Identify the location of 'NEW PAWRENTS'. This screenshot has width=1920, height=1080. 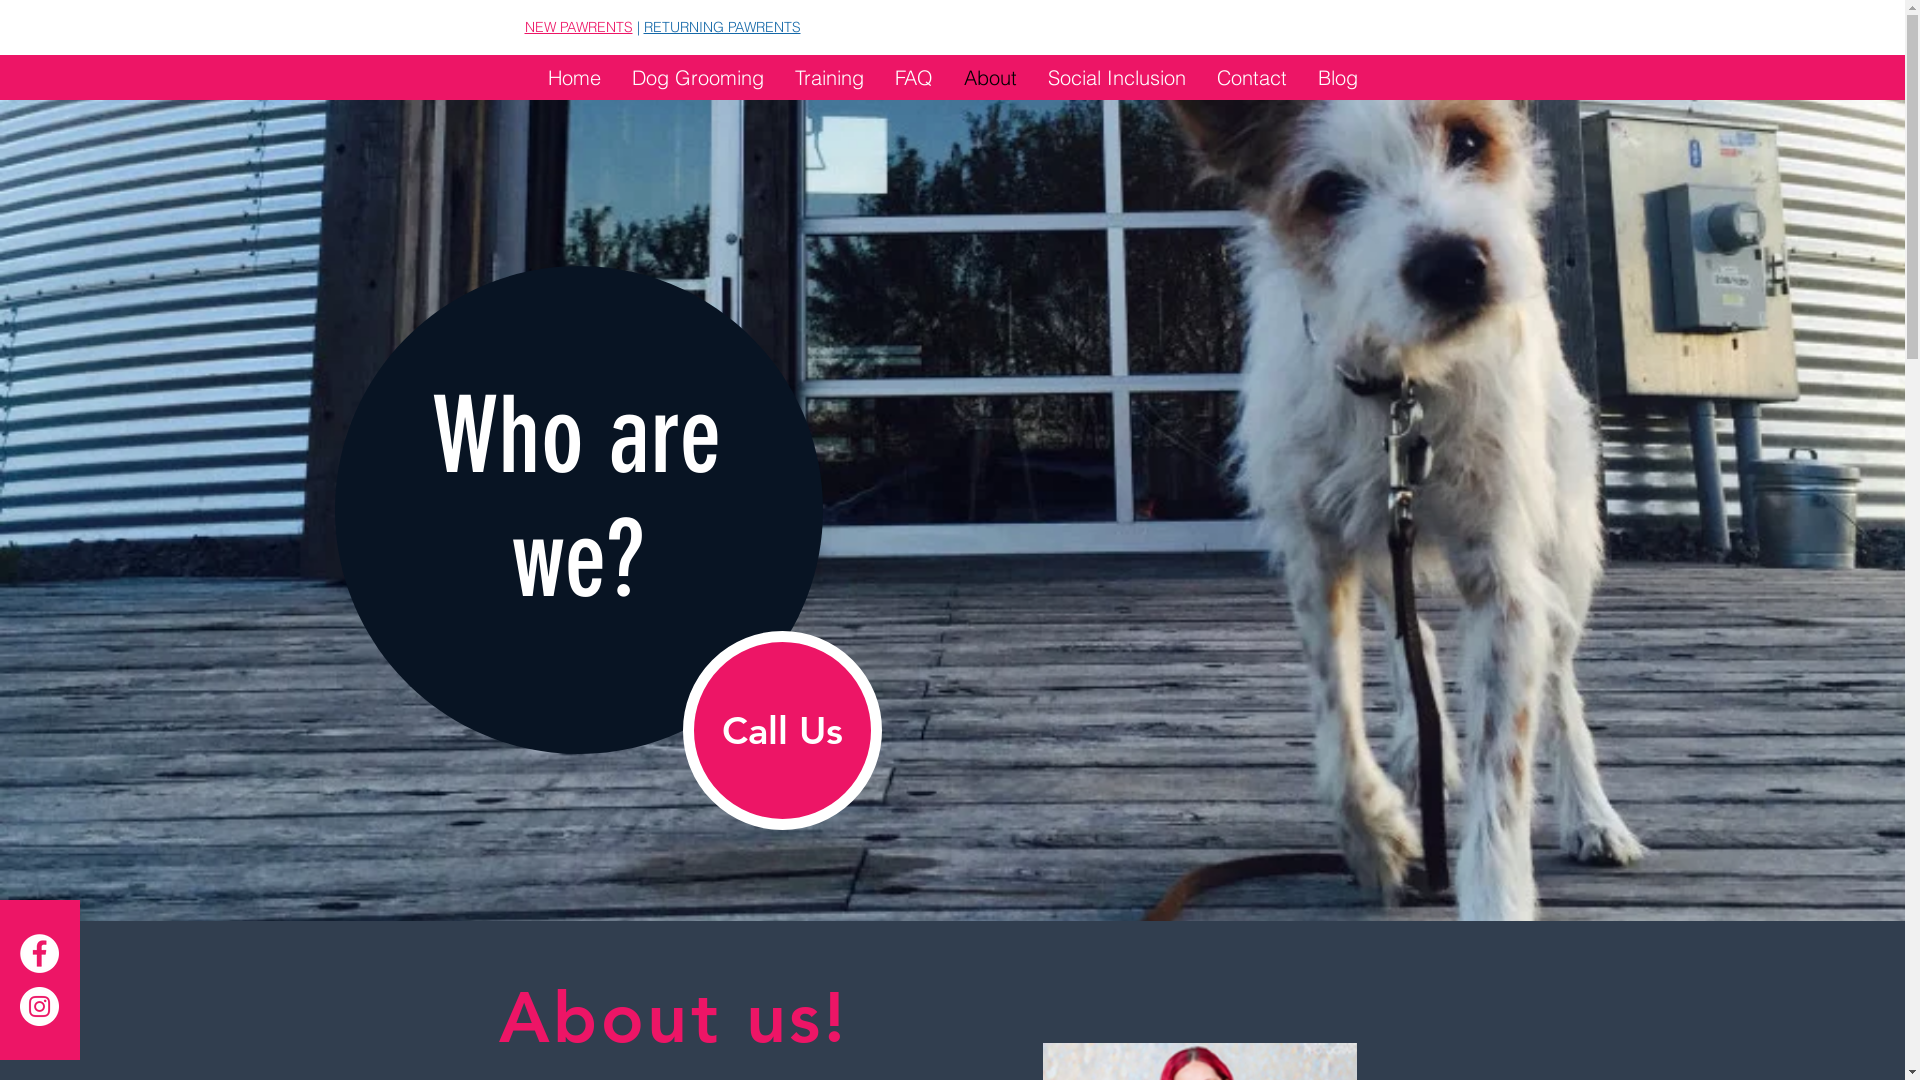
(576, 27).